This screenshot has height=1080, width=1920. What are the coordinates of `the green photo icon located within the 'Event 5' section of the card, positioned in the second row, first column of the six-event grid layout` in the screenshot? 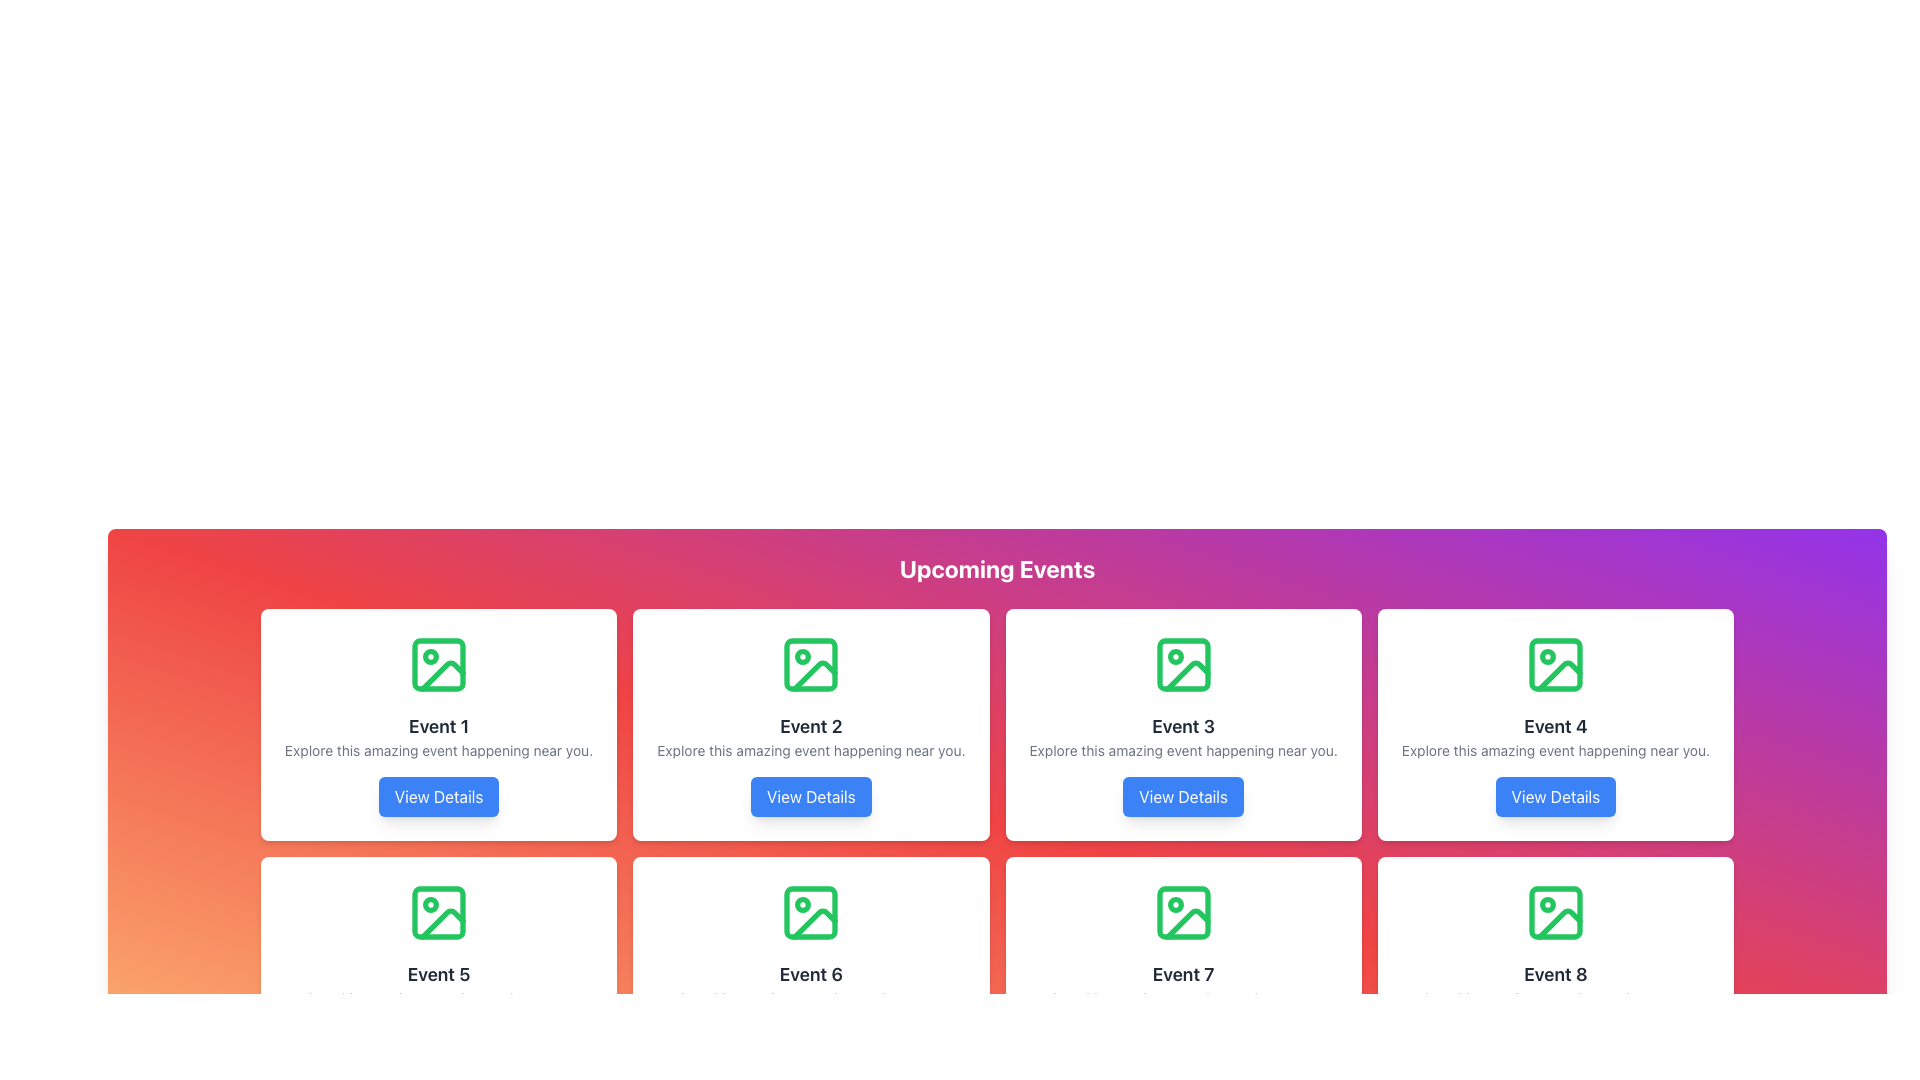 It's located at (438, 913).